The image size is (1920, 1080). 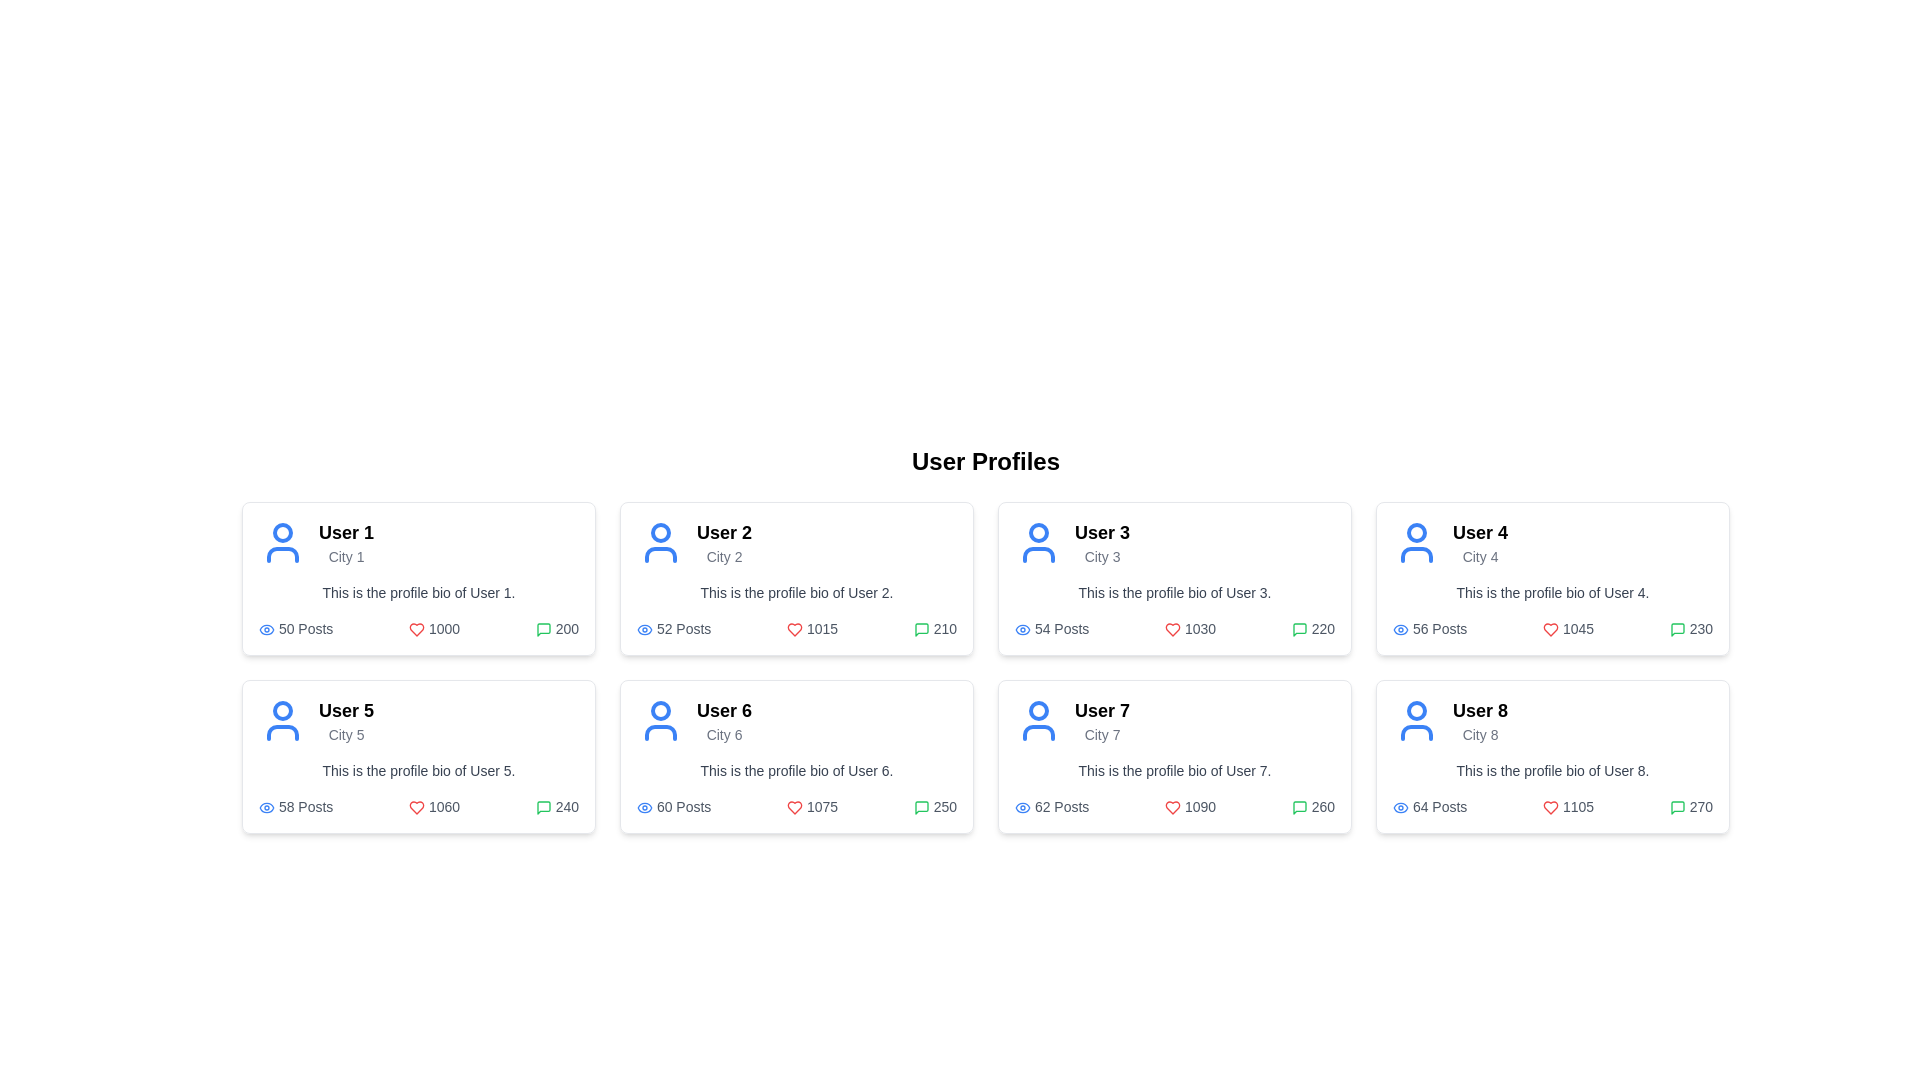 What do you see at coordinates (661, 709) in the screenshot?
I see `the blue circular avatar icon representing 'User 6' in the user profile grid` at bounding box center [661, 709].